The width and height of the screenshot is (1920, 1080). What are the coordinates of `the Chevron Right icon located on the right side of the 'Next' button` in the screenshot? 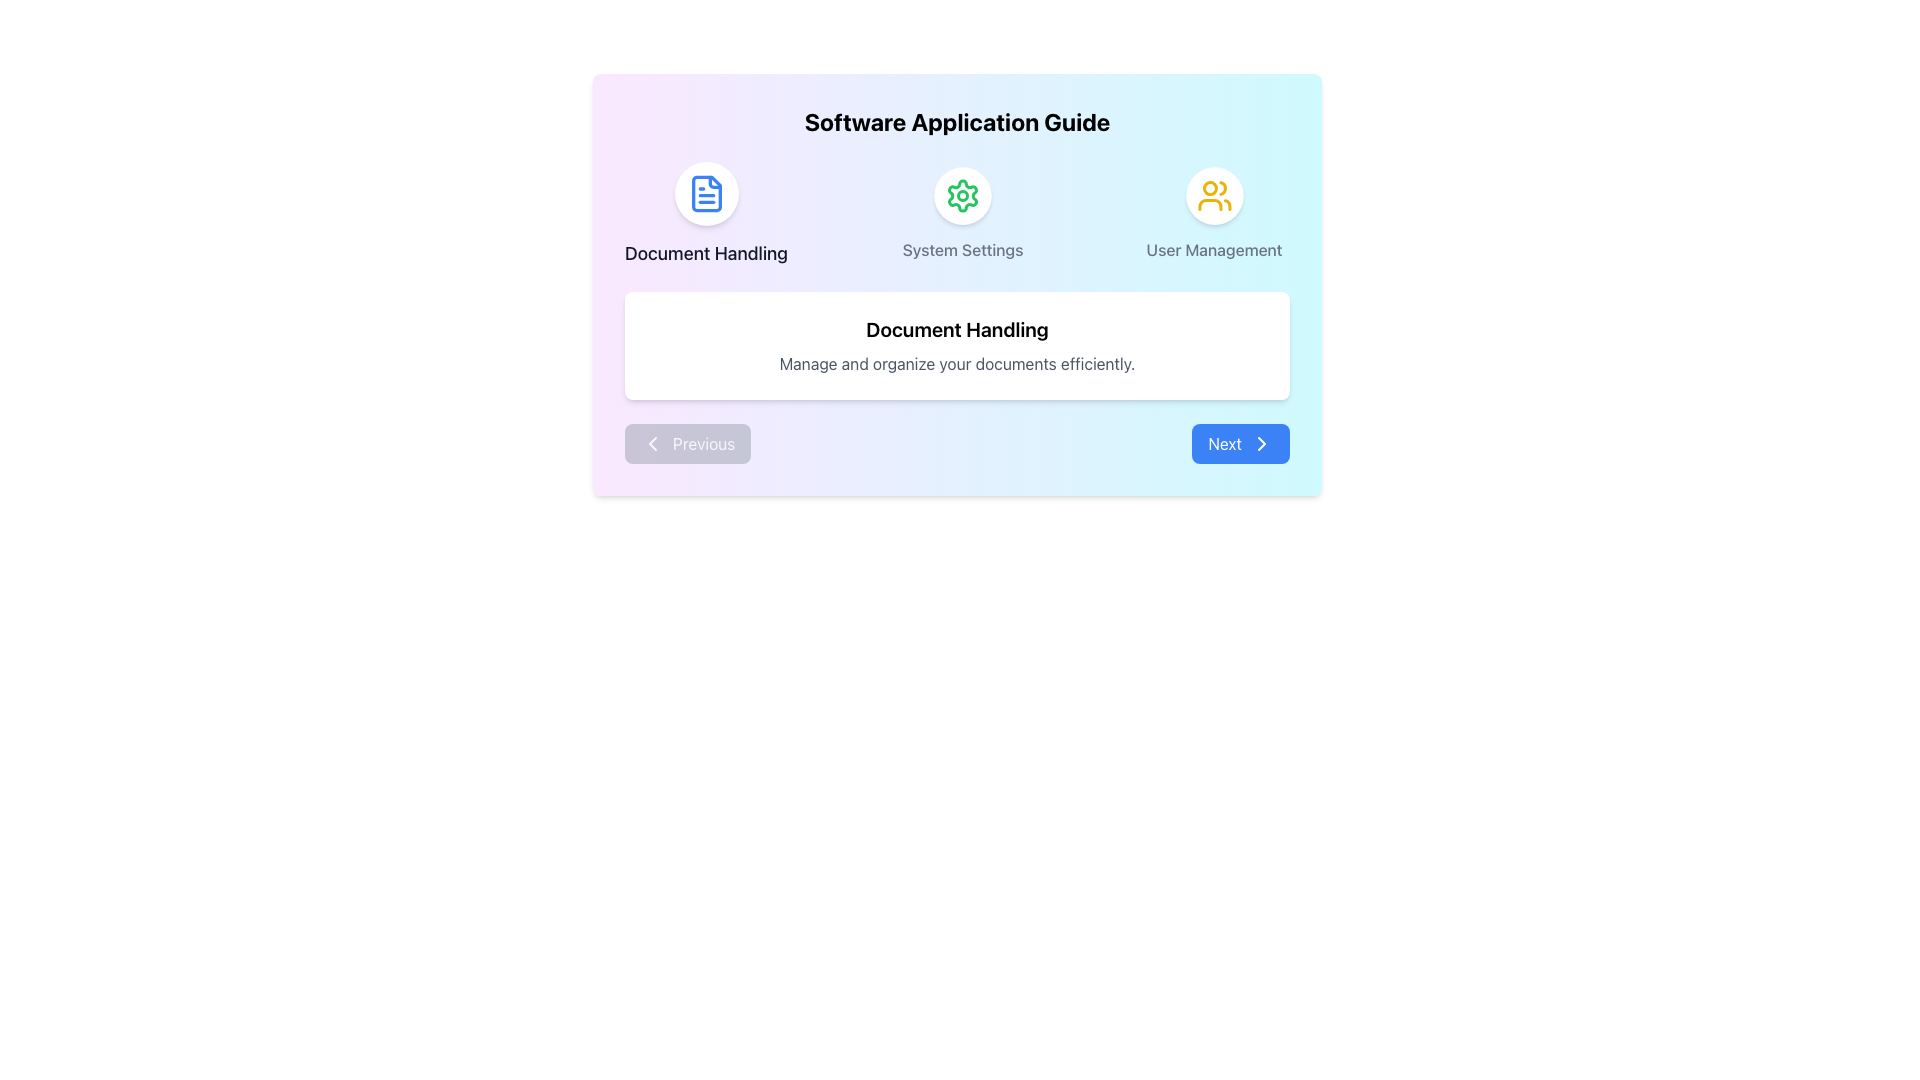 It's located at (1261, 442).